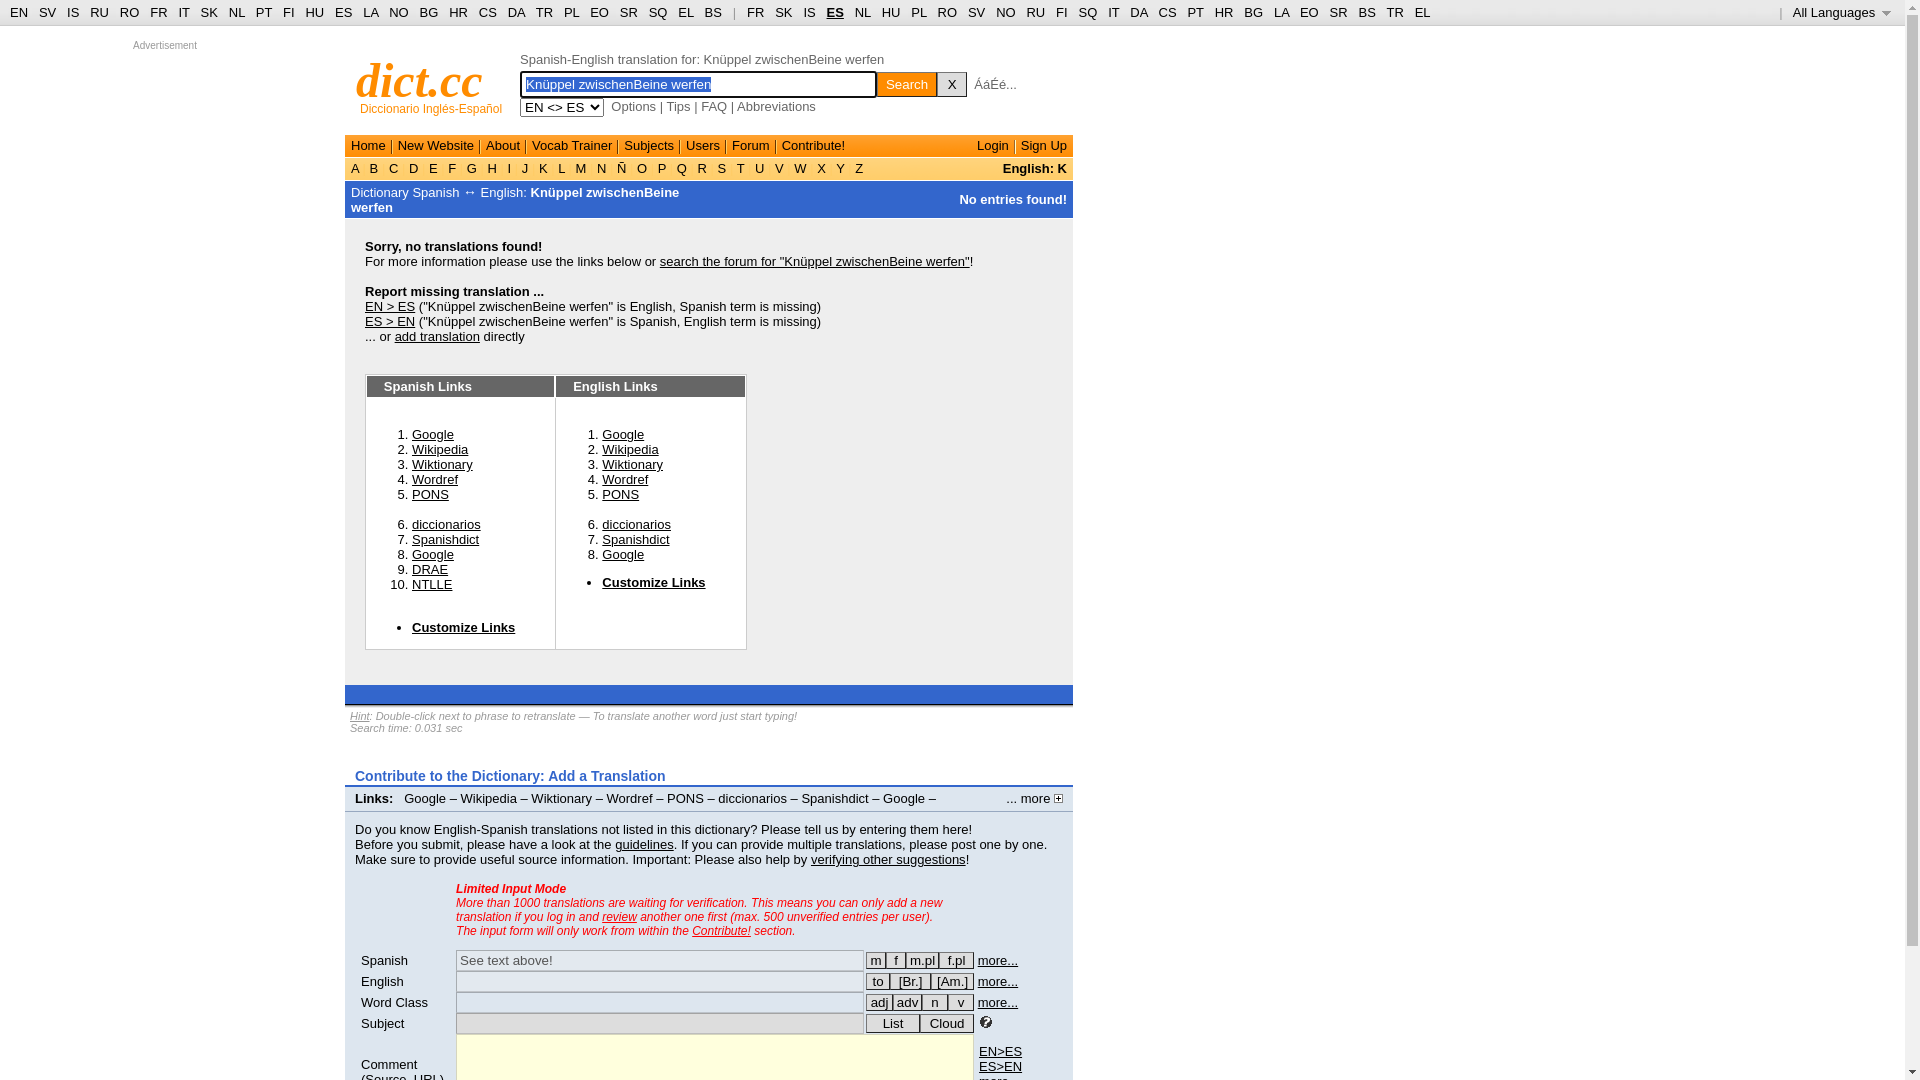 Image resolution: width=1920 pixels, height=1080 pixels. Describe the element at coordinates (627, 12) in the screenshot. I see `'SR'` at that location.